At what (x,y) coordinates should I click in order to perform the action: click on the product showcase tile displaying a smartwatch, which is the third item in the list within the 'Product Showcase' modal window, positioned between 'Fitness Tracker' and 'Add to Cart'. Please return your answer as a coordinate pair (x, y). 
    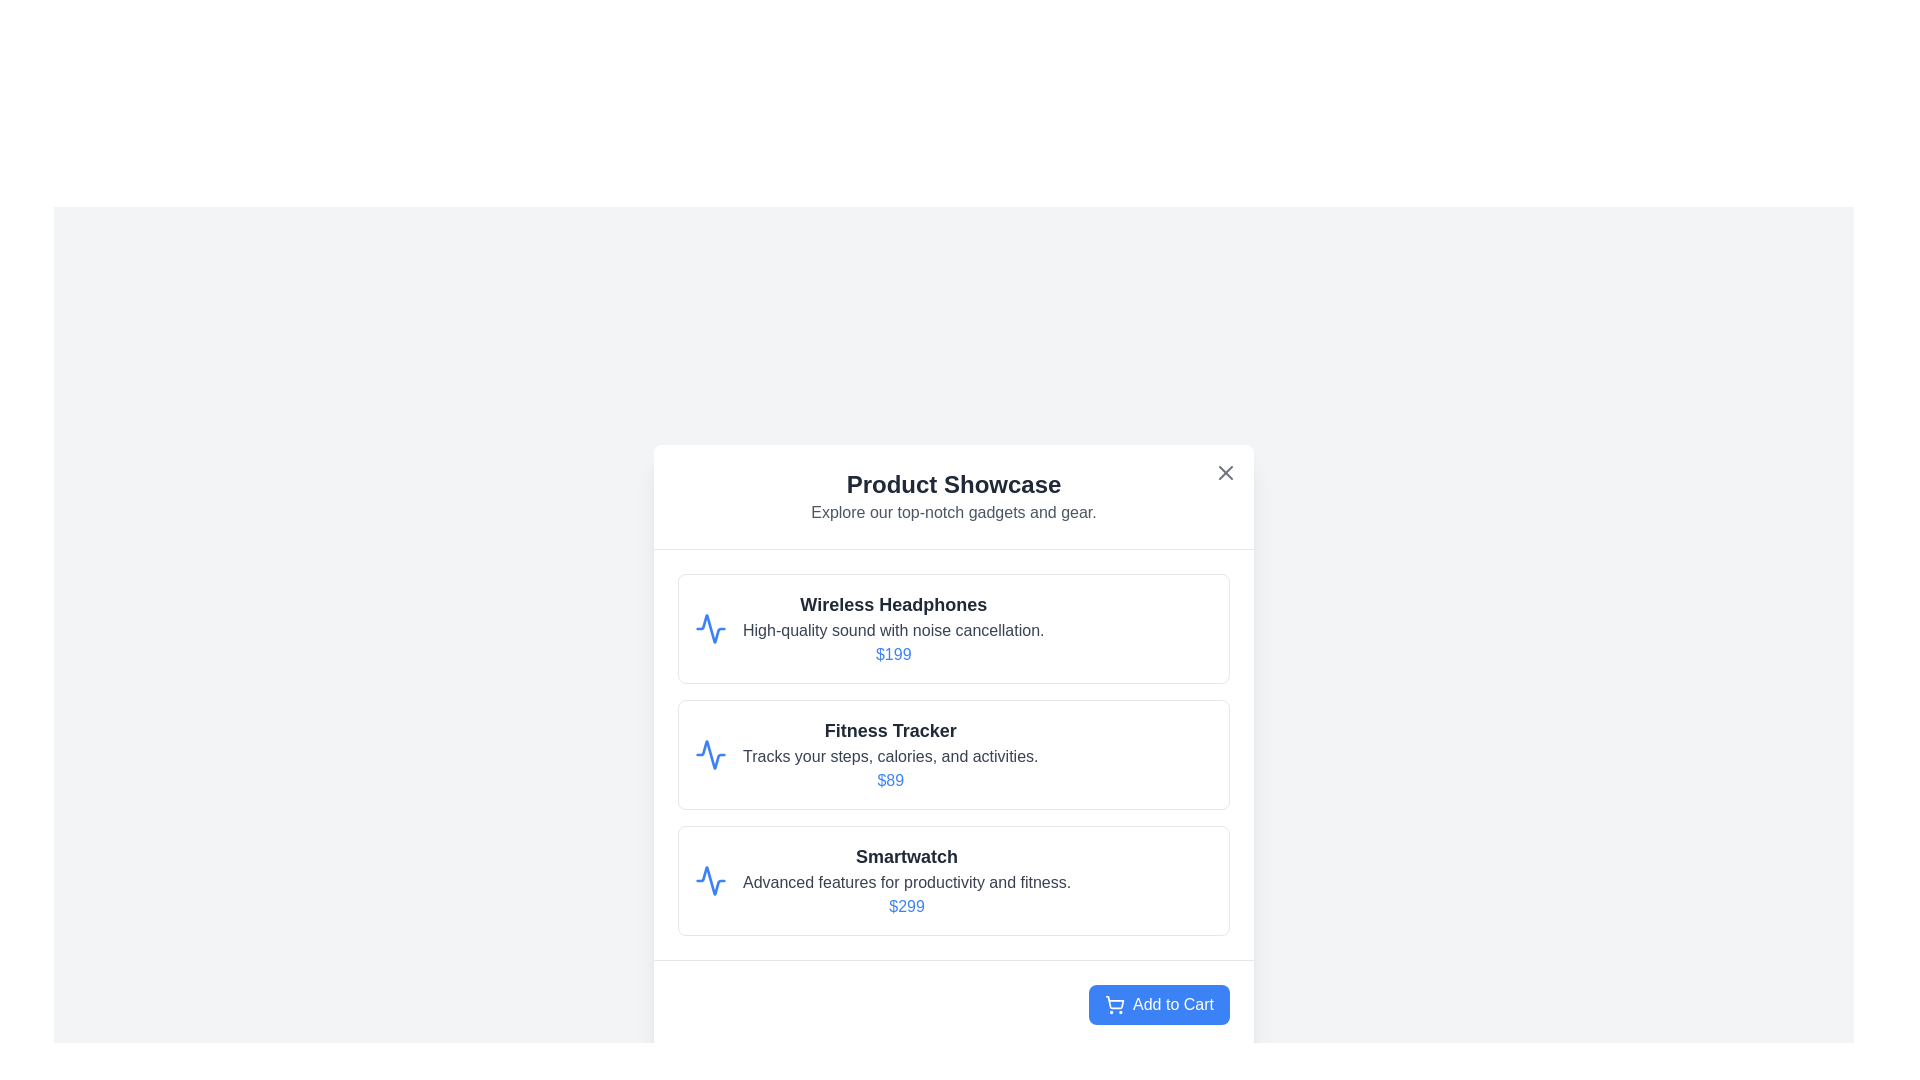
    Looking at the image, I should click on (953, 879).